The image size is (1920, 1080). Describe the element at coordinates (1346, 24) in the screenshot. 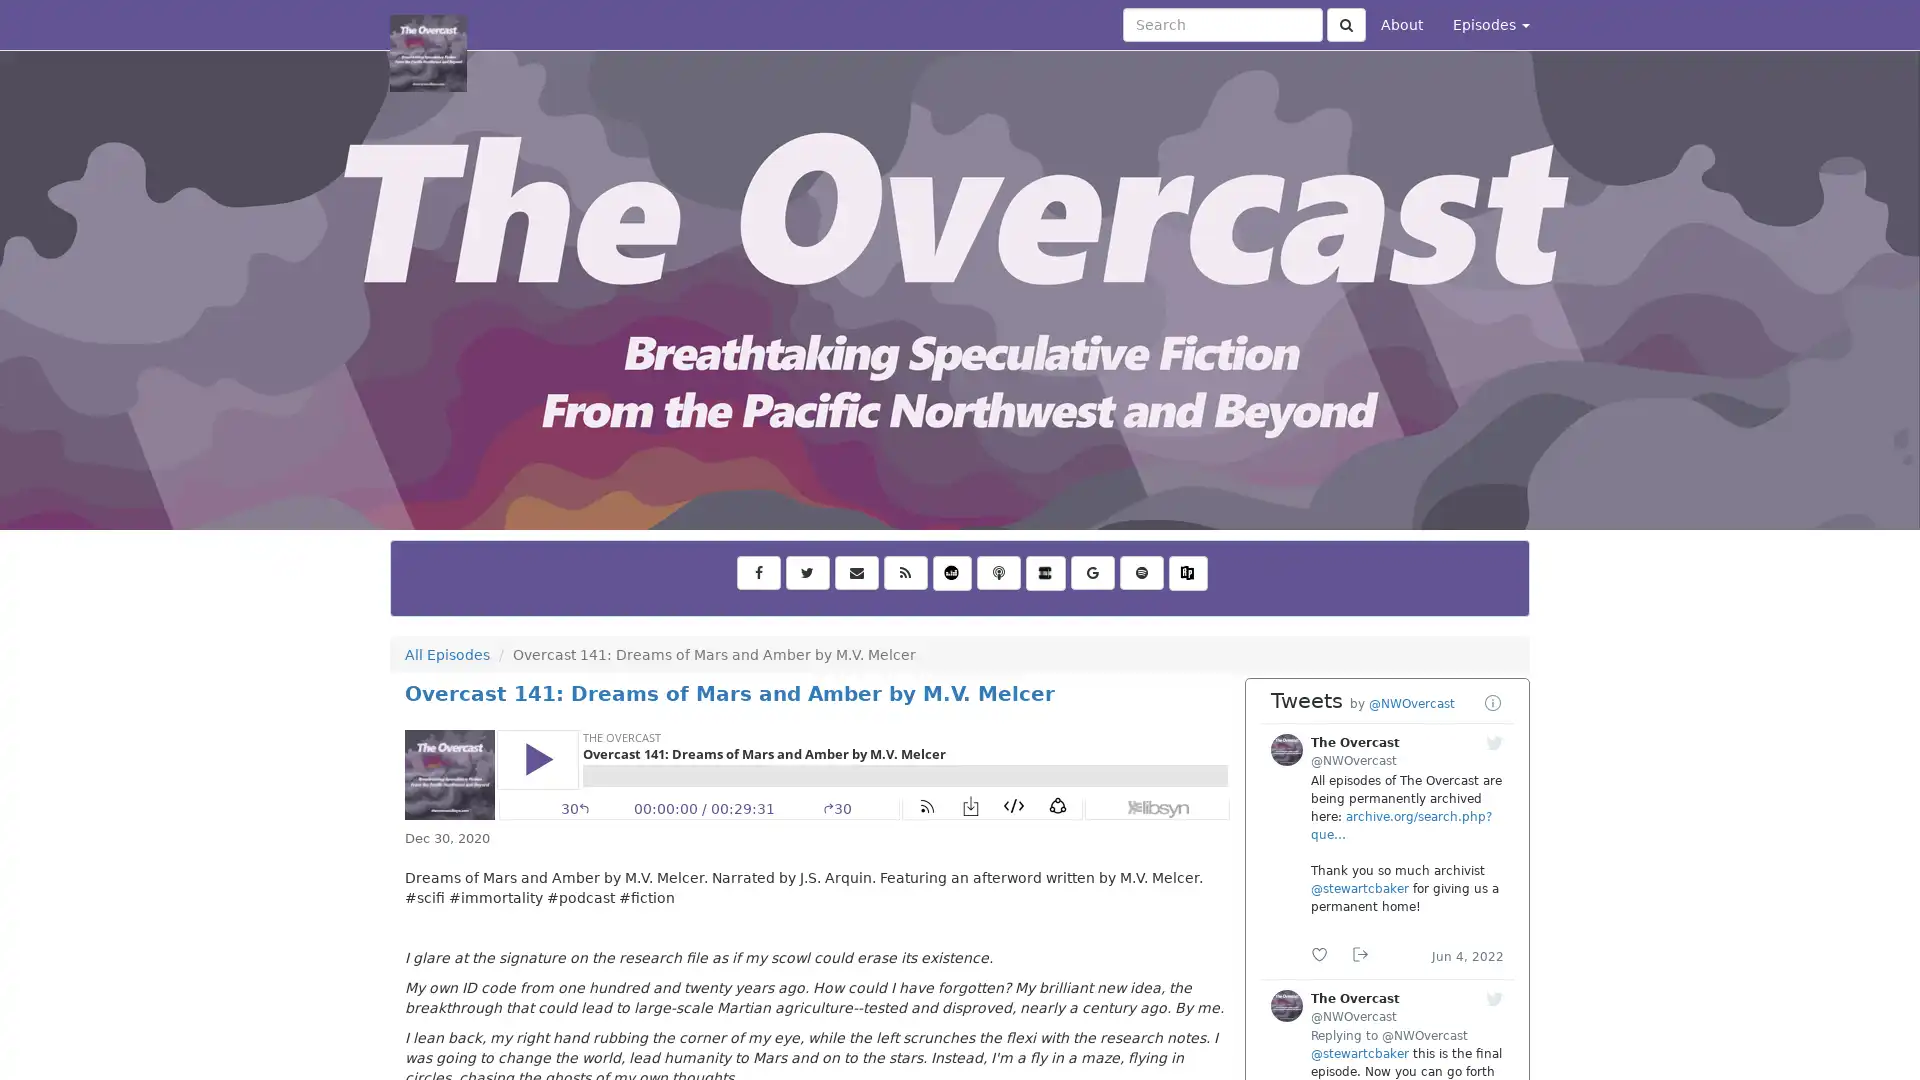

I see `Click to submit search` at that location.